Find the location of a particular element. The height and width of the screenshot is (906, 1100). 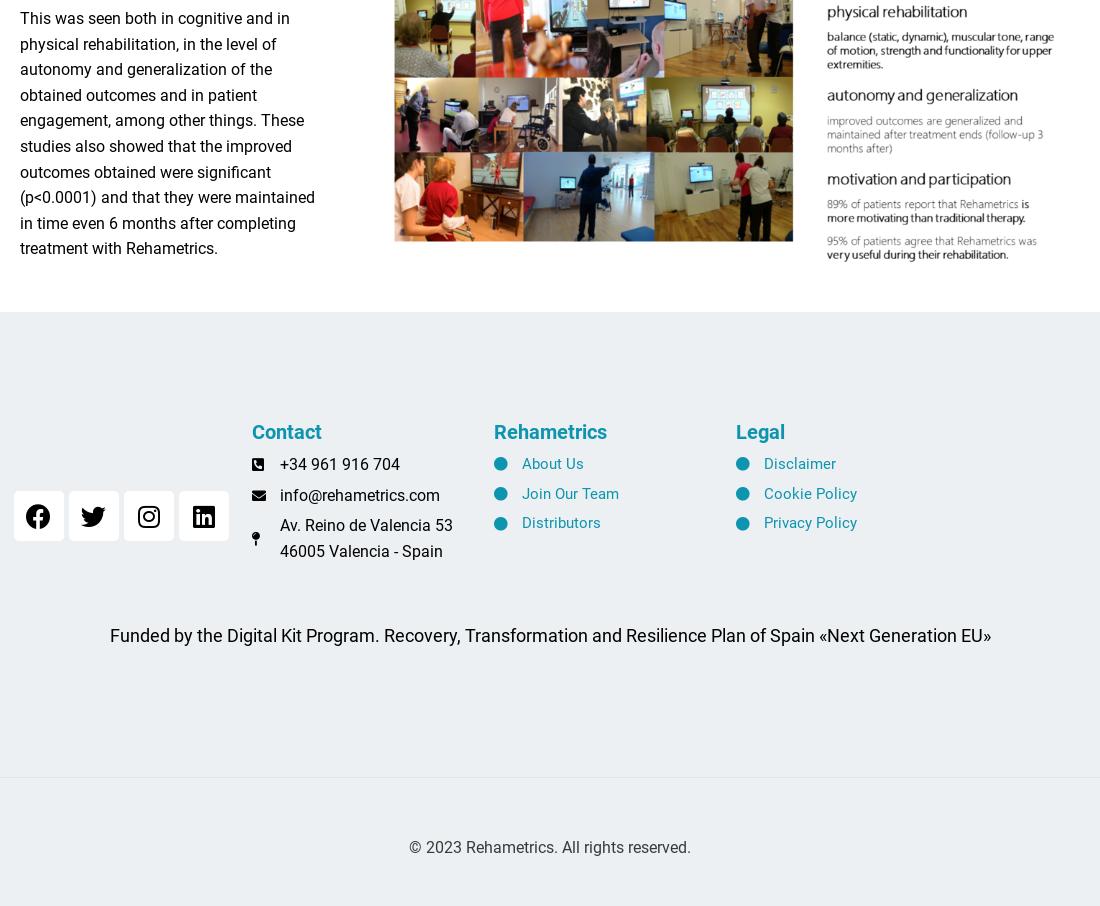

'info@rehametrics.com' is located at coordinates (359, 503).